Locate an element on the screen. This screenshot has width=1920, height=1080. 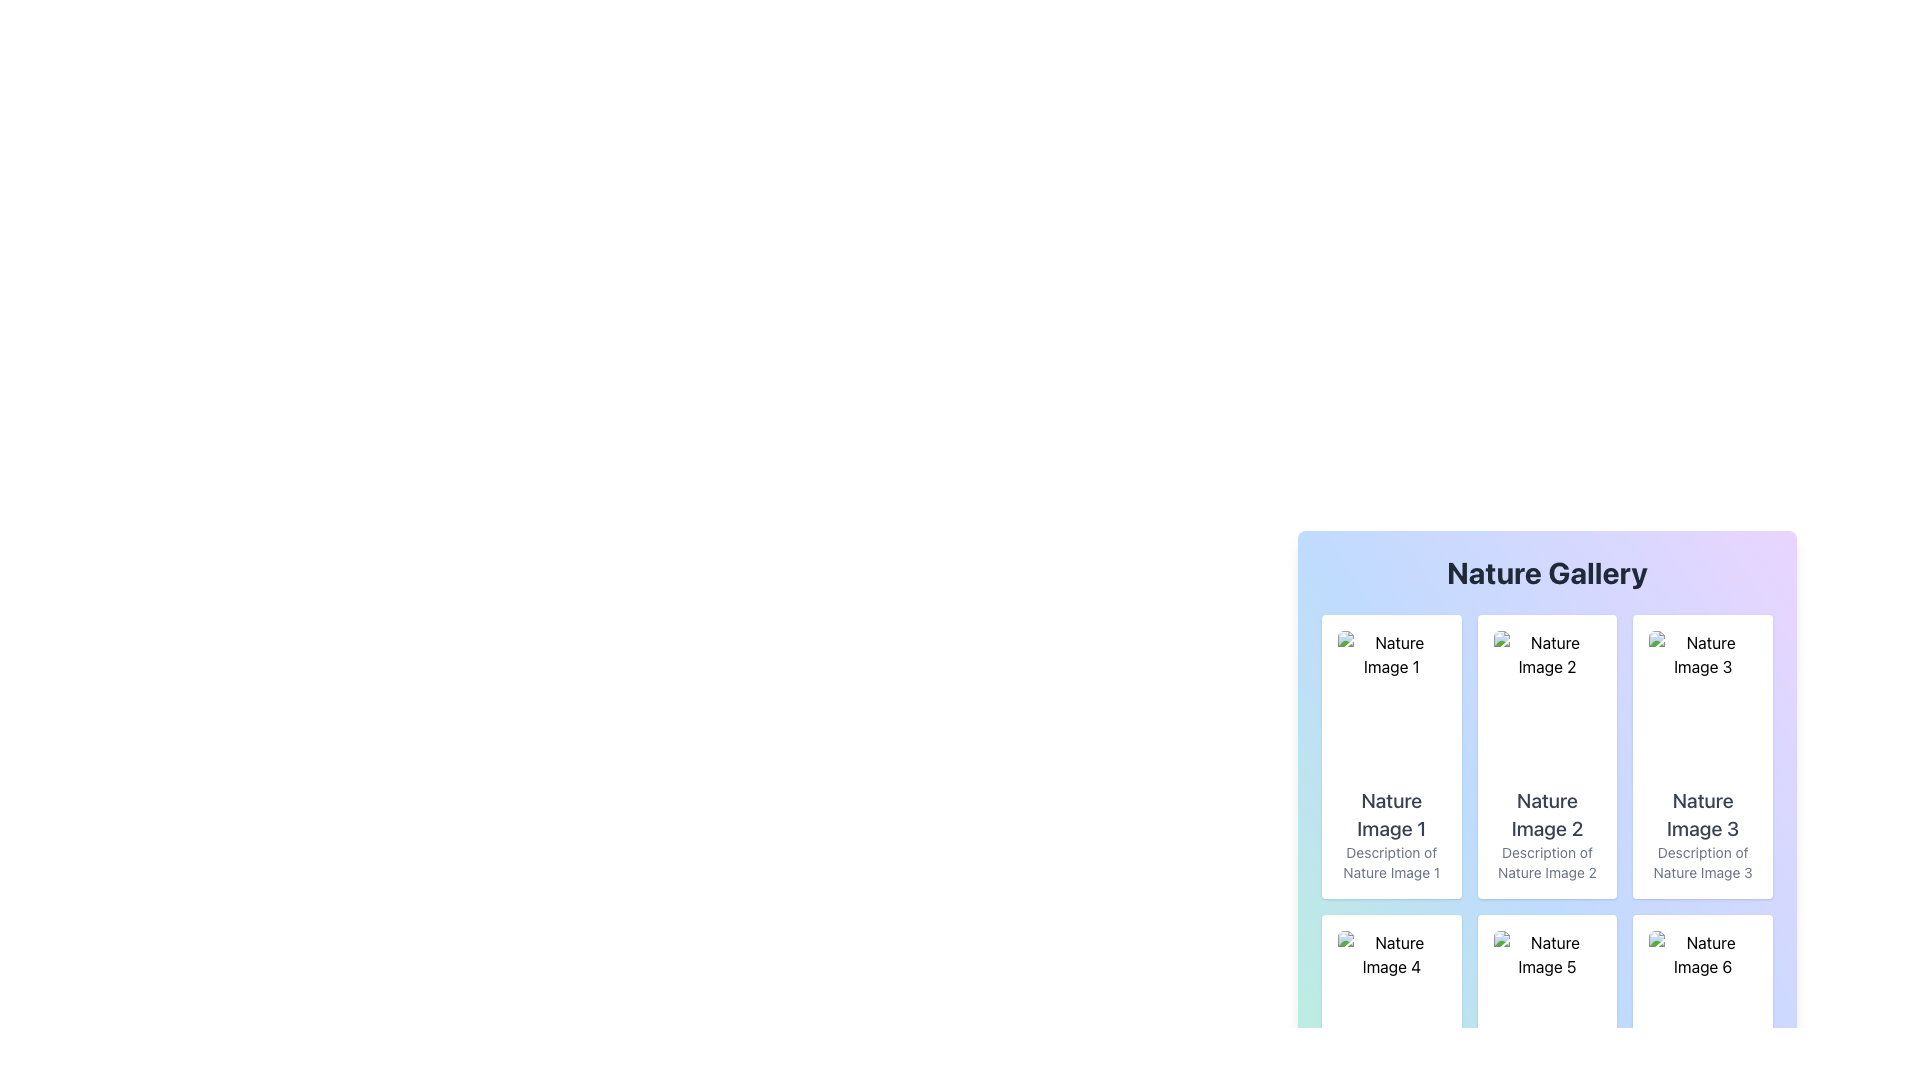
the text element that contains 'Description of Nature Image 3' located beneath the title 'Nature Image 3' in the third card of the Nature Gallery is located at coordinates (1702, 862).